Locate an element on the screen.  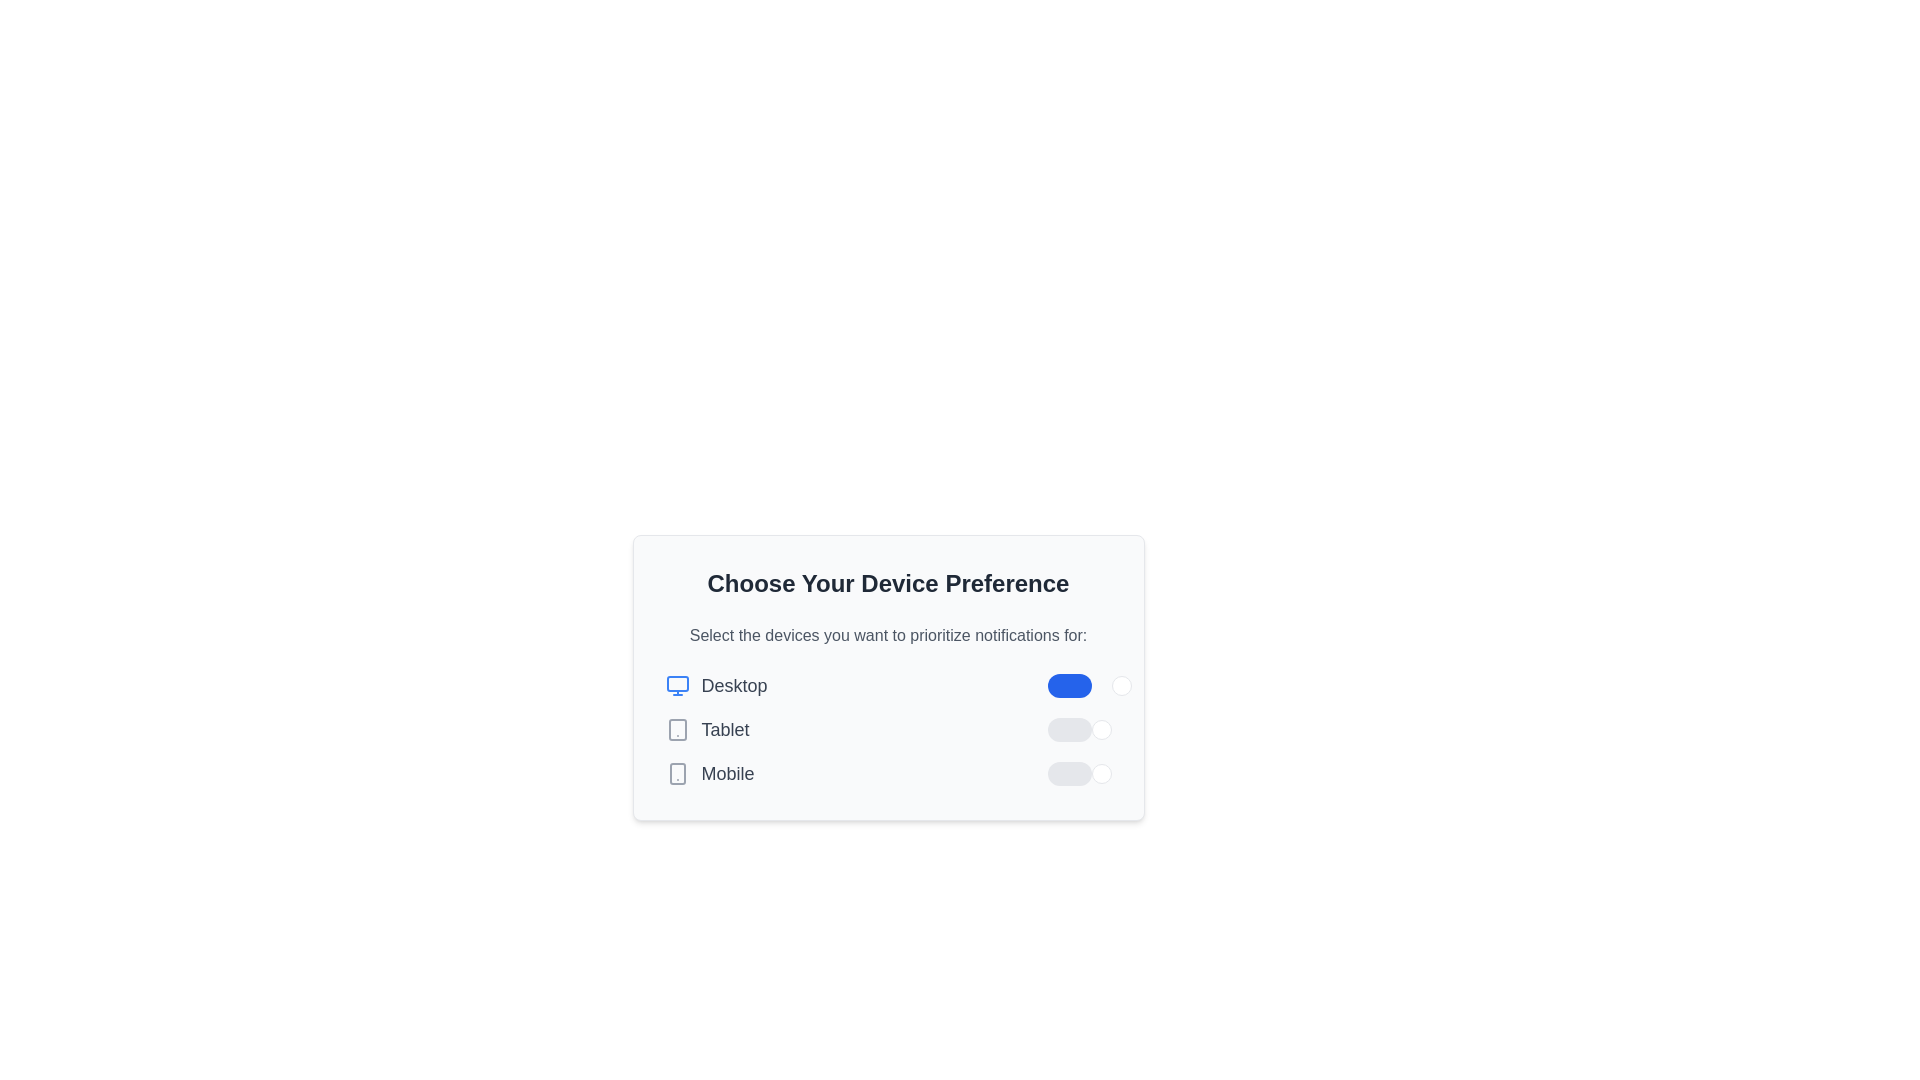
the small circular toggle handle, which is styled with a white fill and a surrounding border, located to the right of the 'Mobile' option in the device preferences list is located at coordinates (1100, 773).